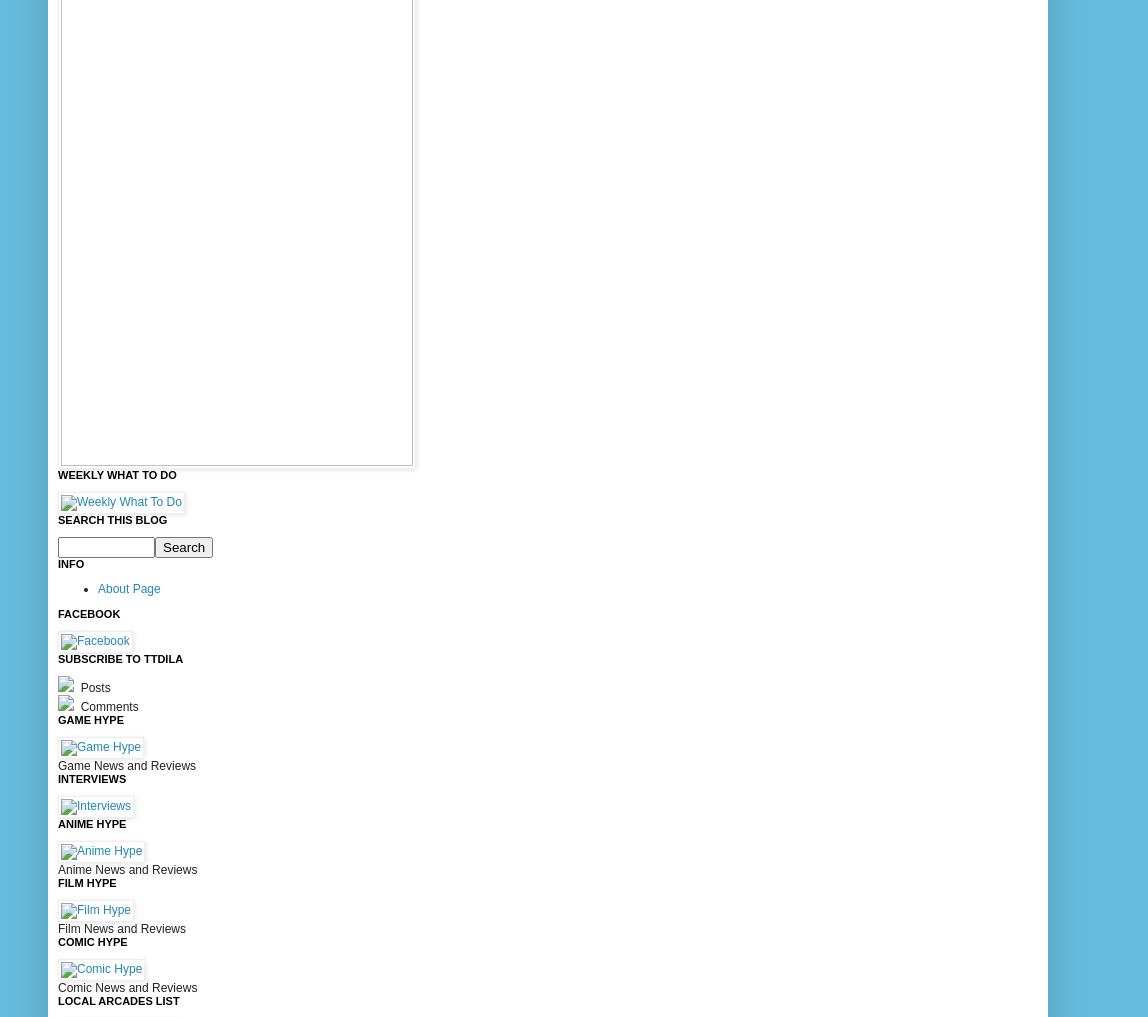  Describe the element at coordinates (57, 518) in the screenshot. I see `'Search This Blog'` at that location.